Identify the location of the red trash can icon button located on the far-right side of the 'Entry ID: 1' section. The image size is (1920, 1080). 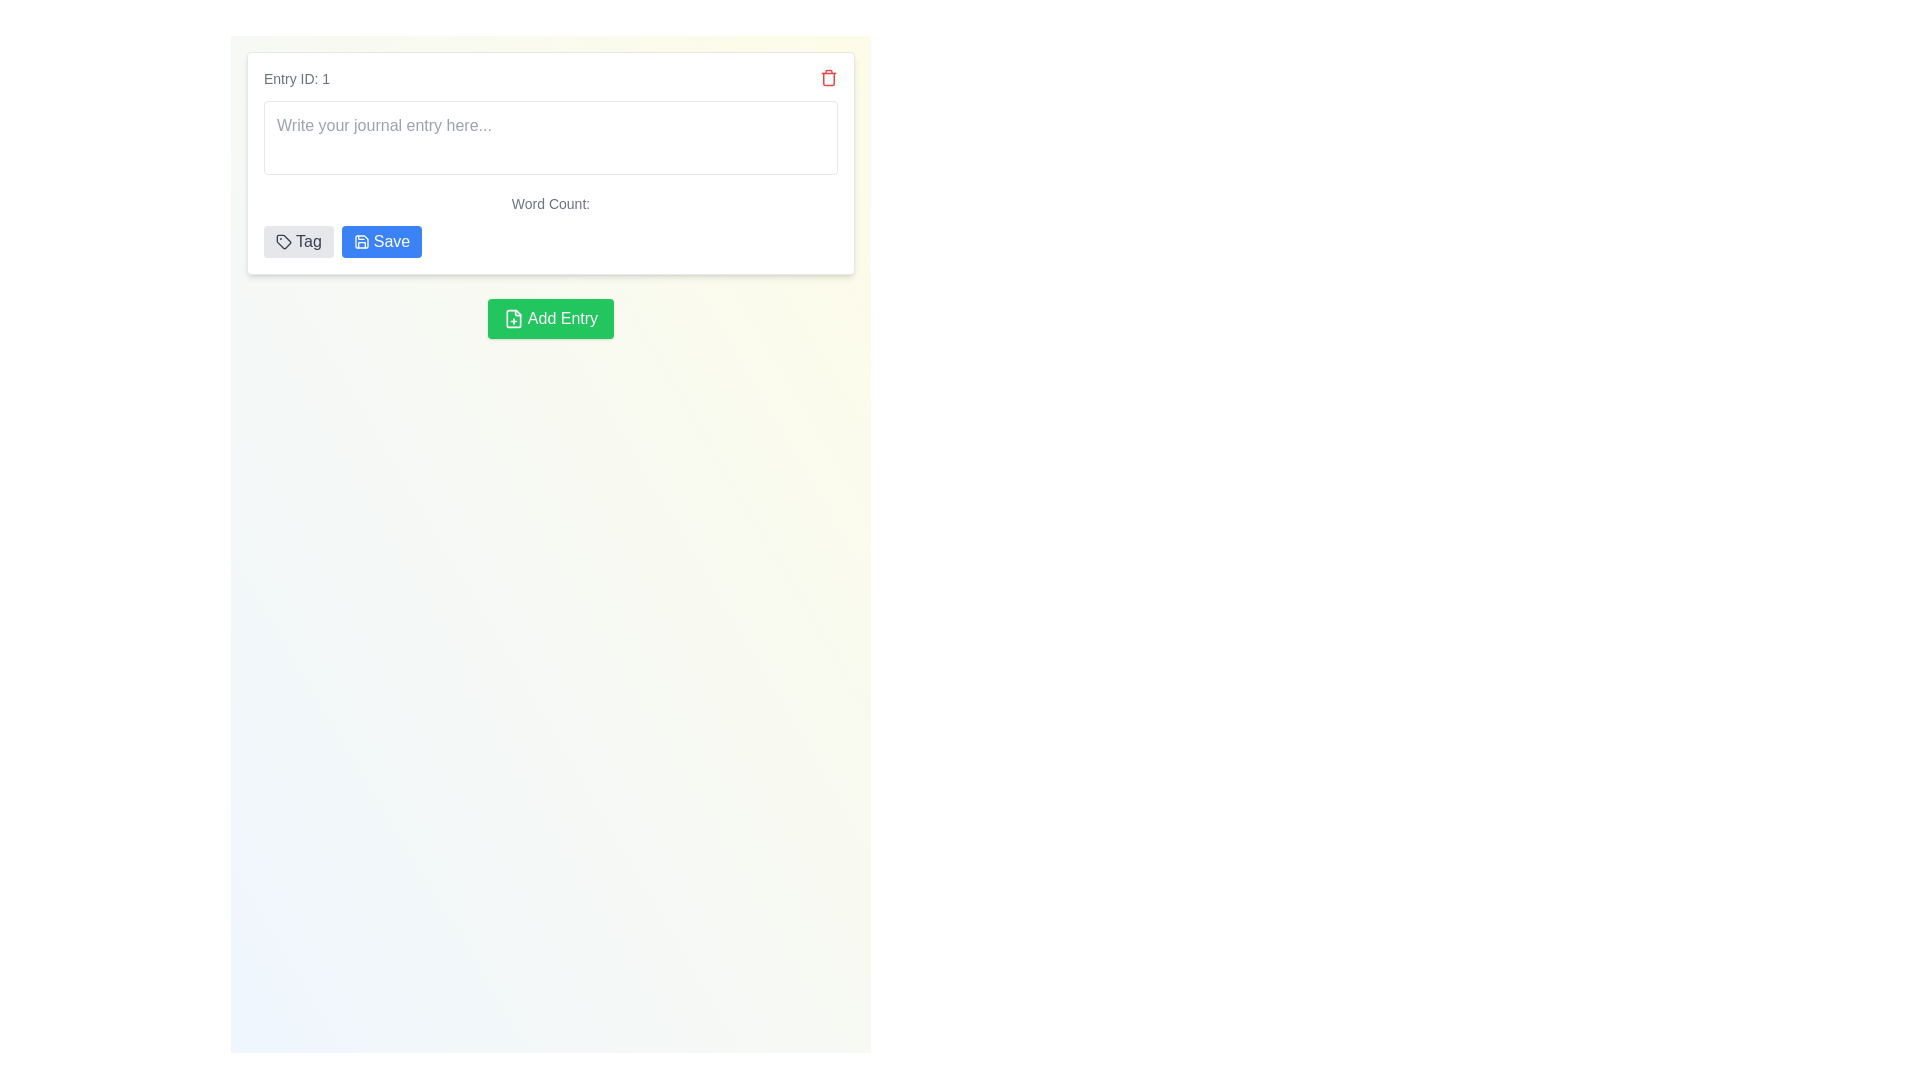
(829, 76).